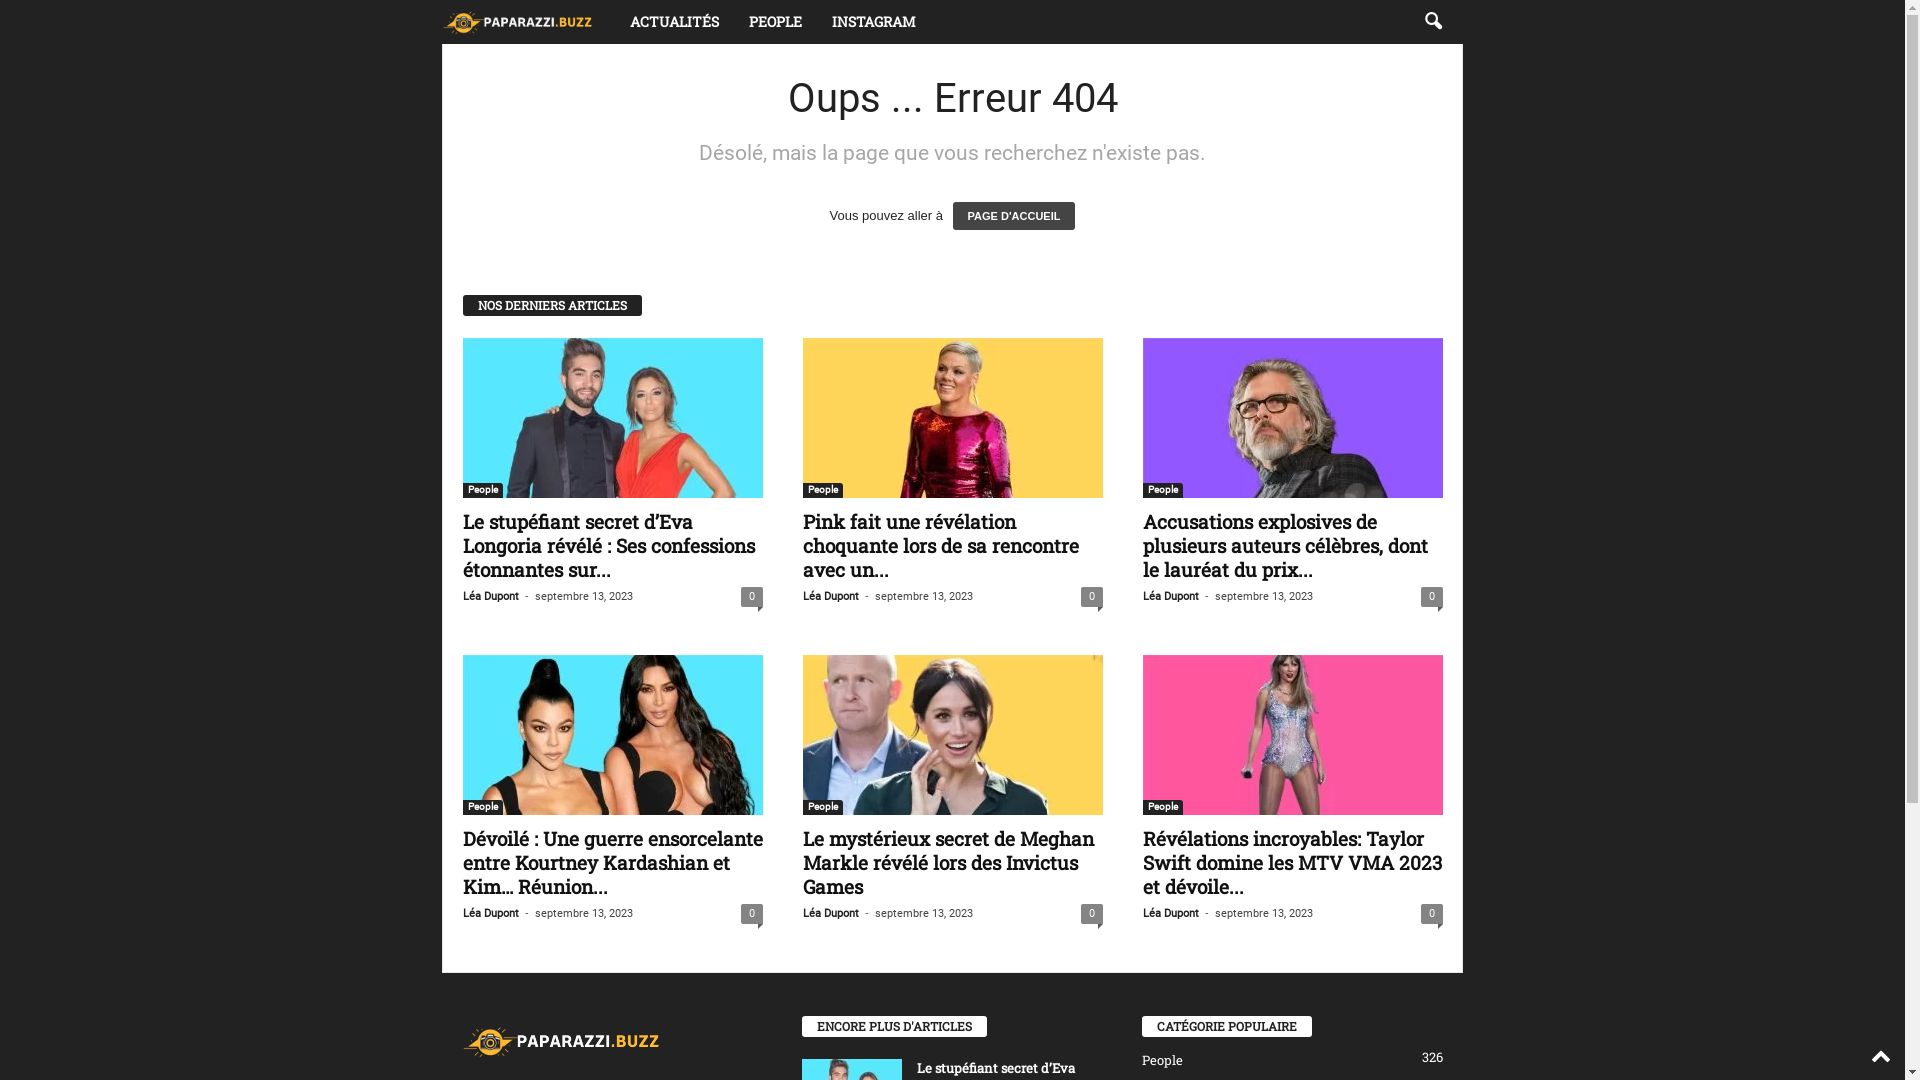 The height and width of the screenshot is (1080, 1920). I want to click on 'Paparazzi', so click(528, 22).